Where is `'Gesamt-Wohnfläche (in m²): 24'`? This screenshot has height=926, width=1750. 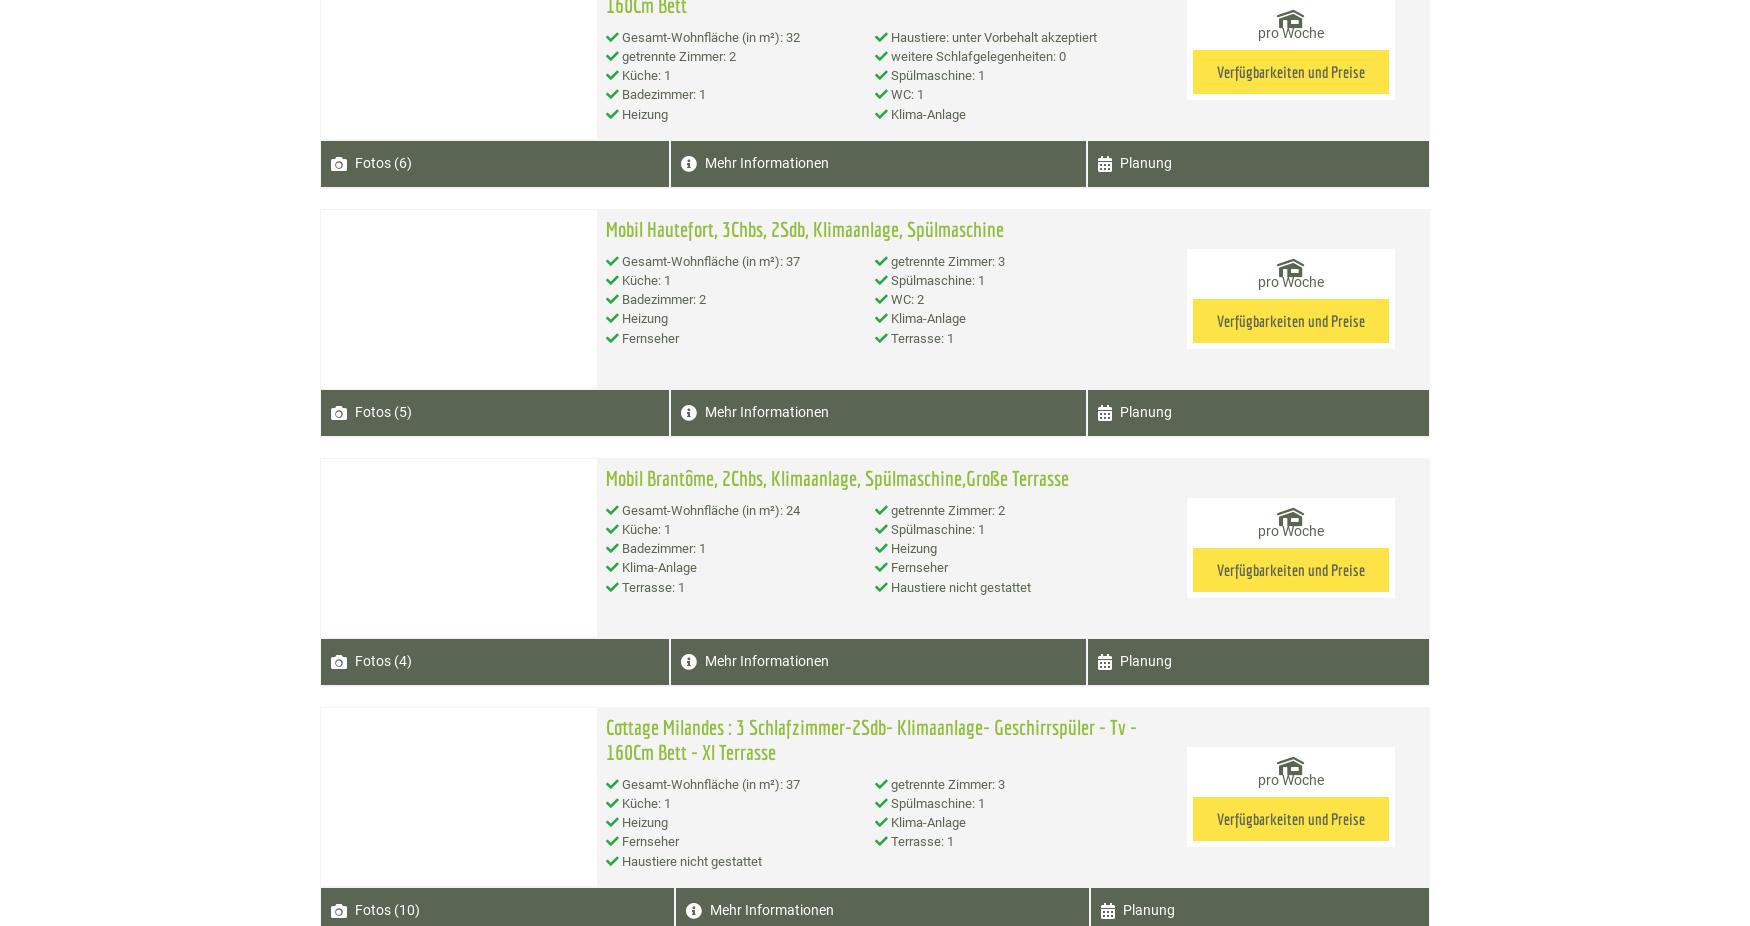
'Gesamt-Wohnfläche (in m²): 24' is located at coordinates (708, 508).